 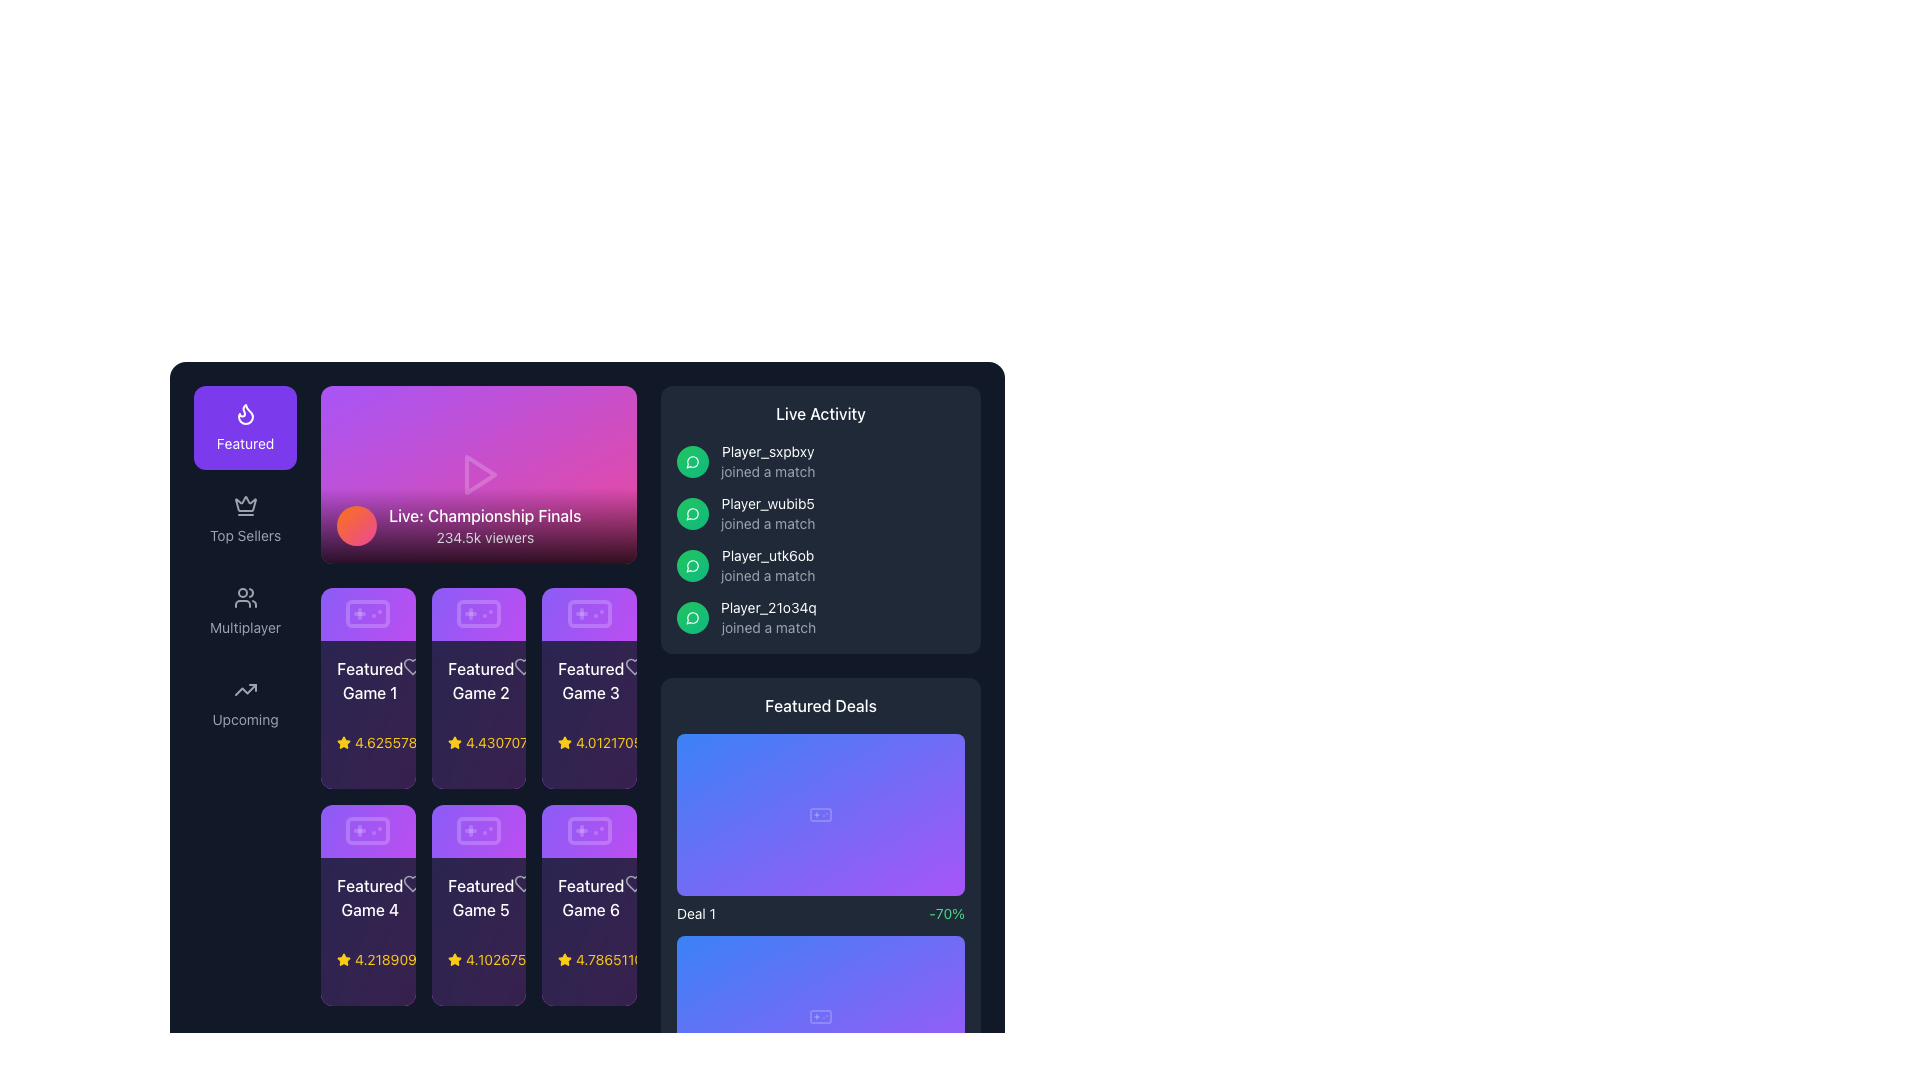 I want to click on the static text element that displays 'joined a match', located below the username 'Player_21o34q' in the 'Live Activity' section, so click(x=767, y=627).